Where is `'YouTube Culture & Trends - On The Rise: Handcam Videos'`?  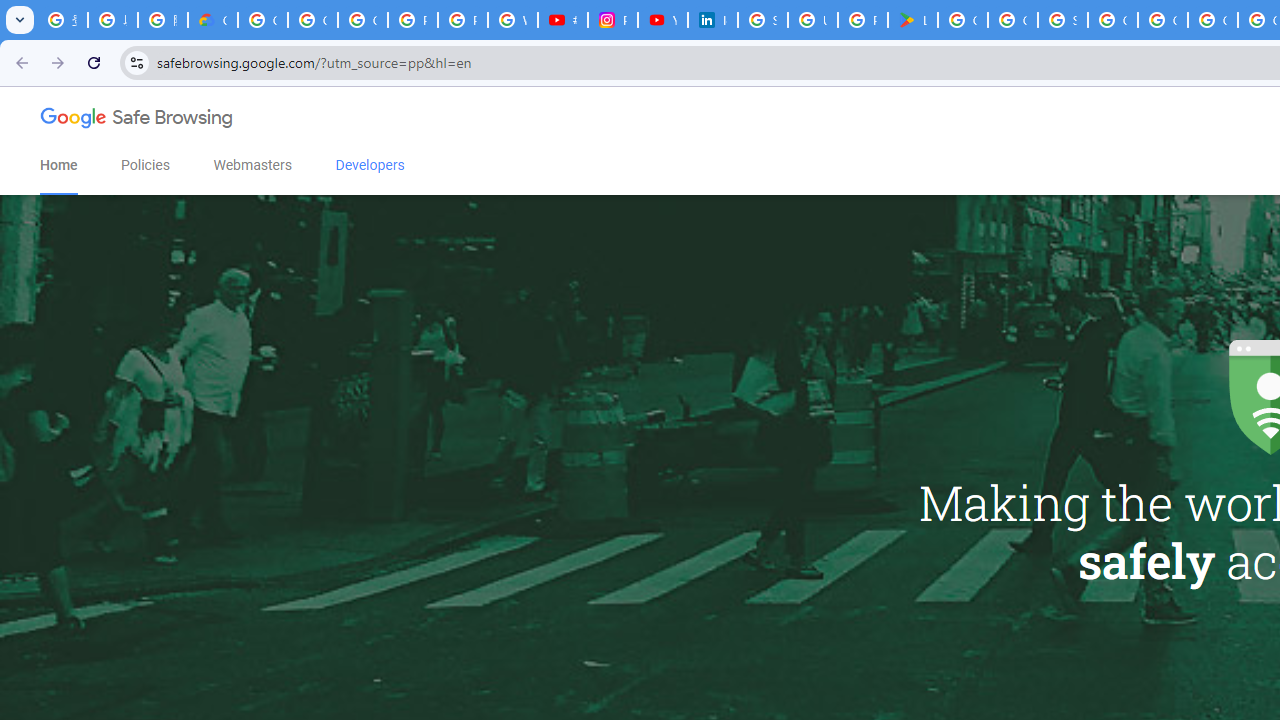
'YouTube Culture & Trends - On The Rise: Handcam Videos' is located at coordinates (663, 20).